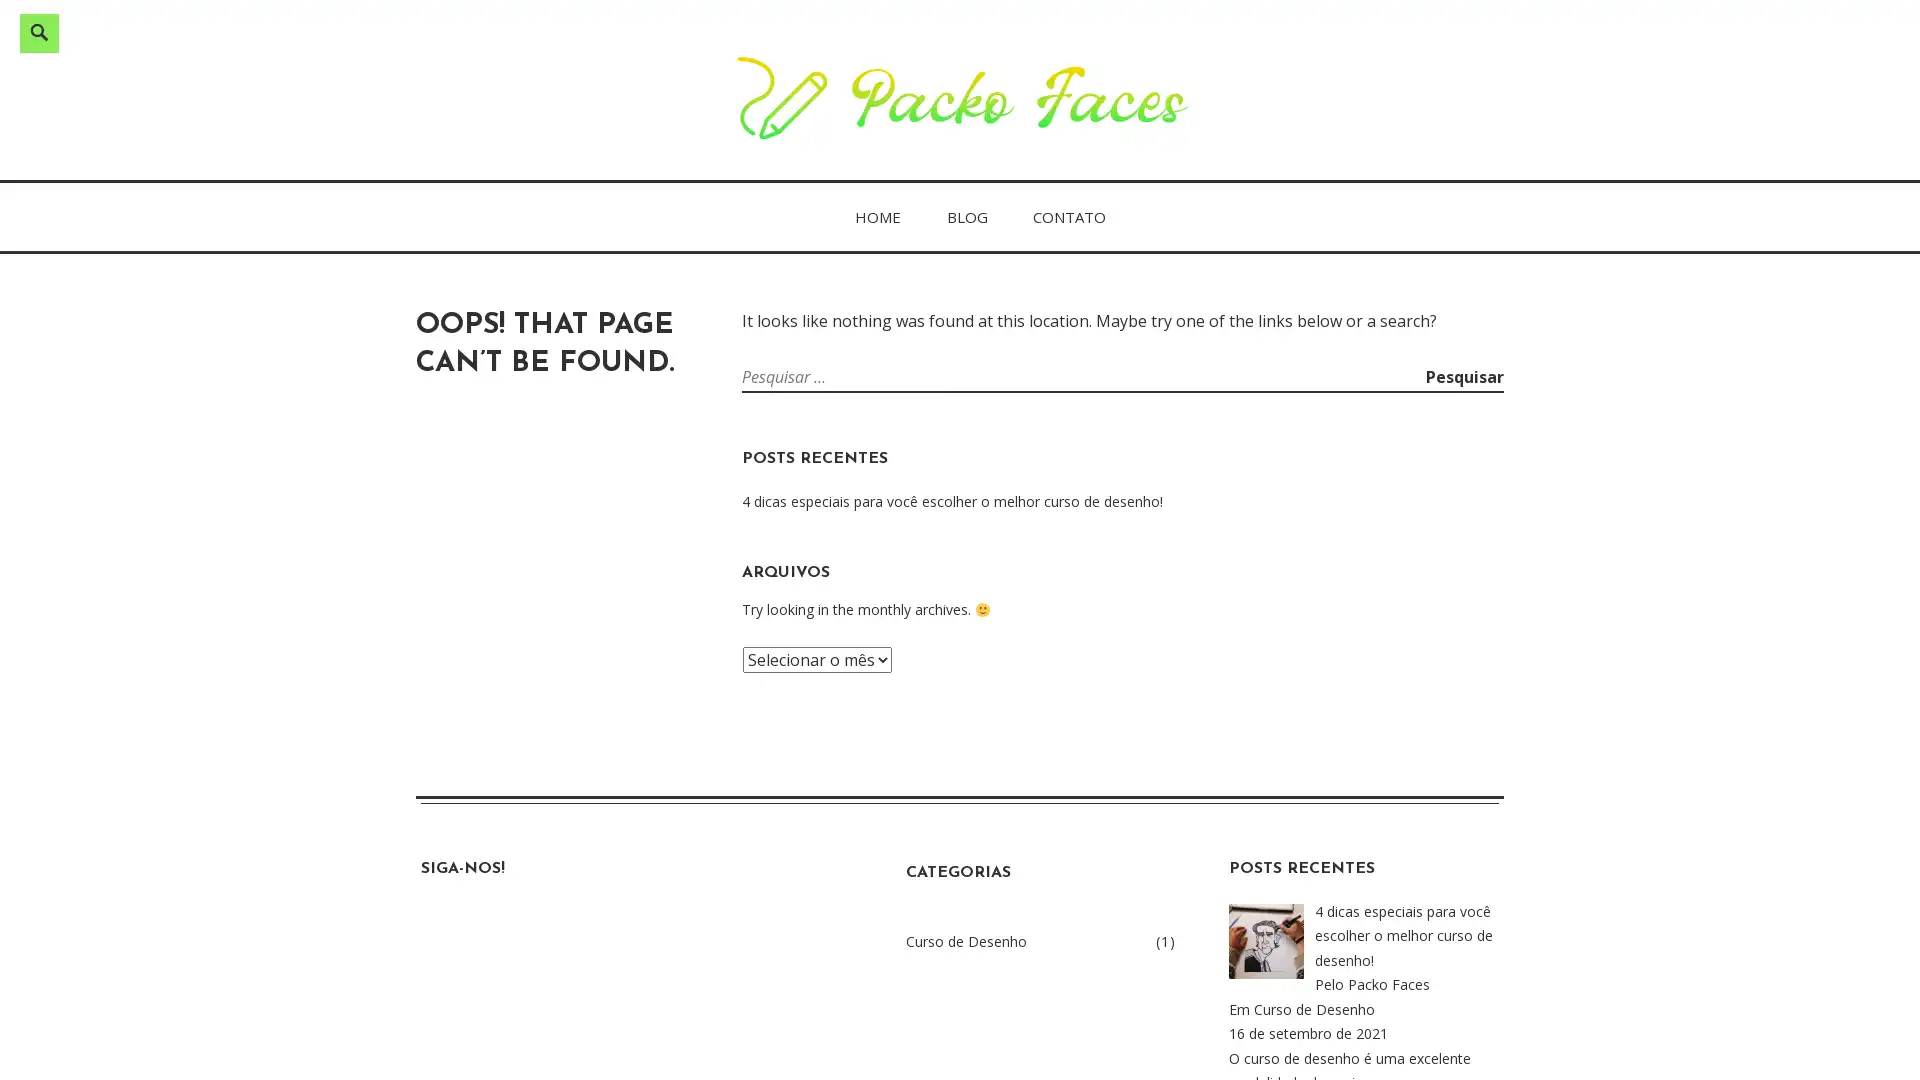 The image size is (1920, 1080). Describe the element at coordinates (1464, 377) in the screenshot. I see `Pesquisar` at that location.